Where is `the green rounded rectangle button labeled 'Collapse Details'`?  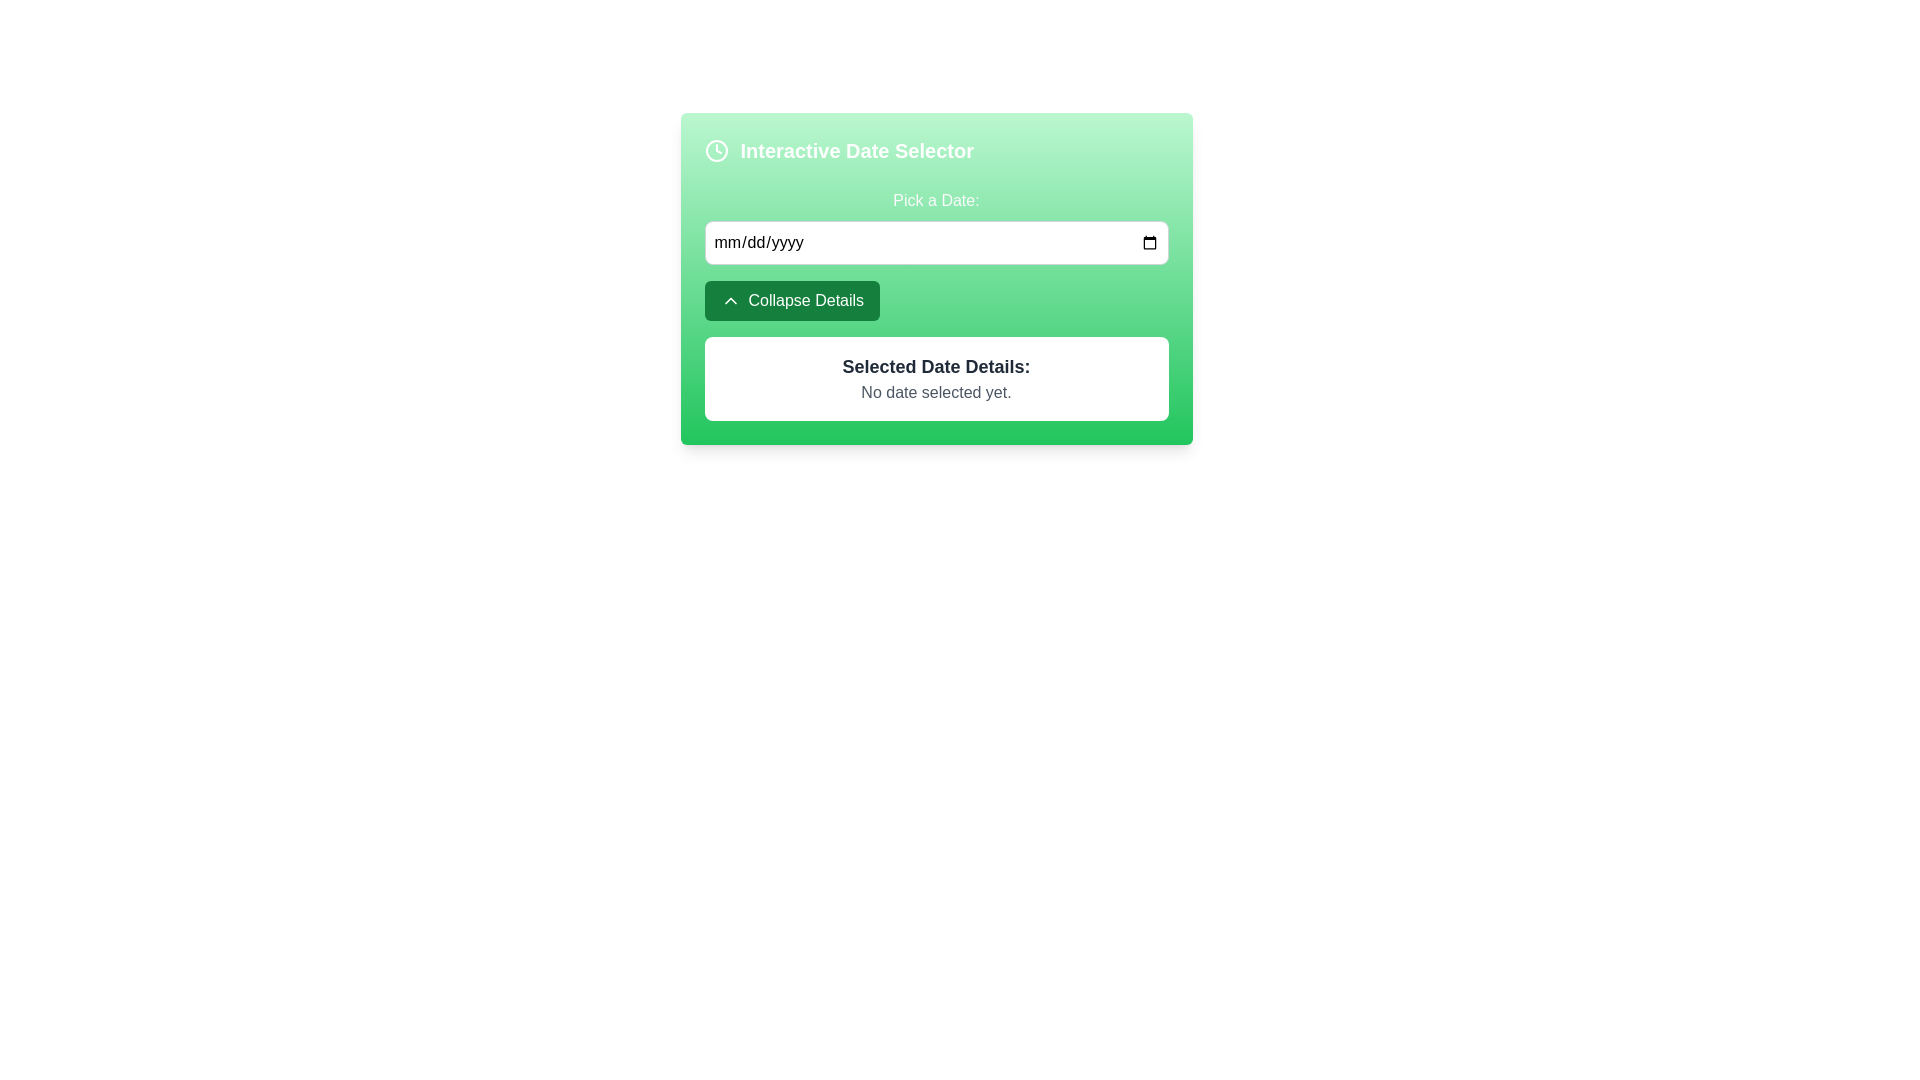 the green rounded rectangle button labeled 'Collapse Details' is located at coordinates (729, 300).